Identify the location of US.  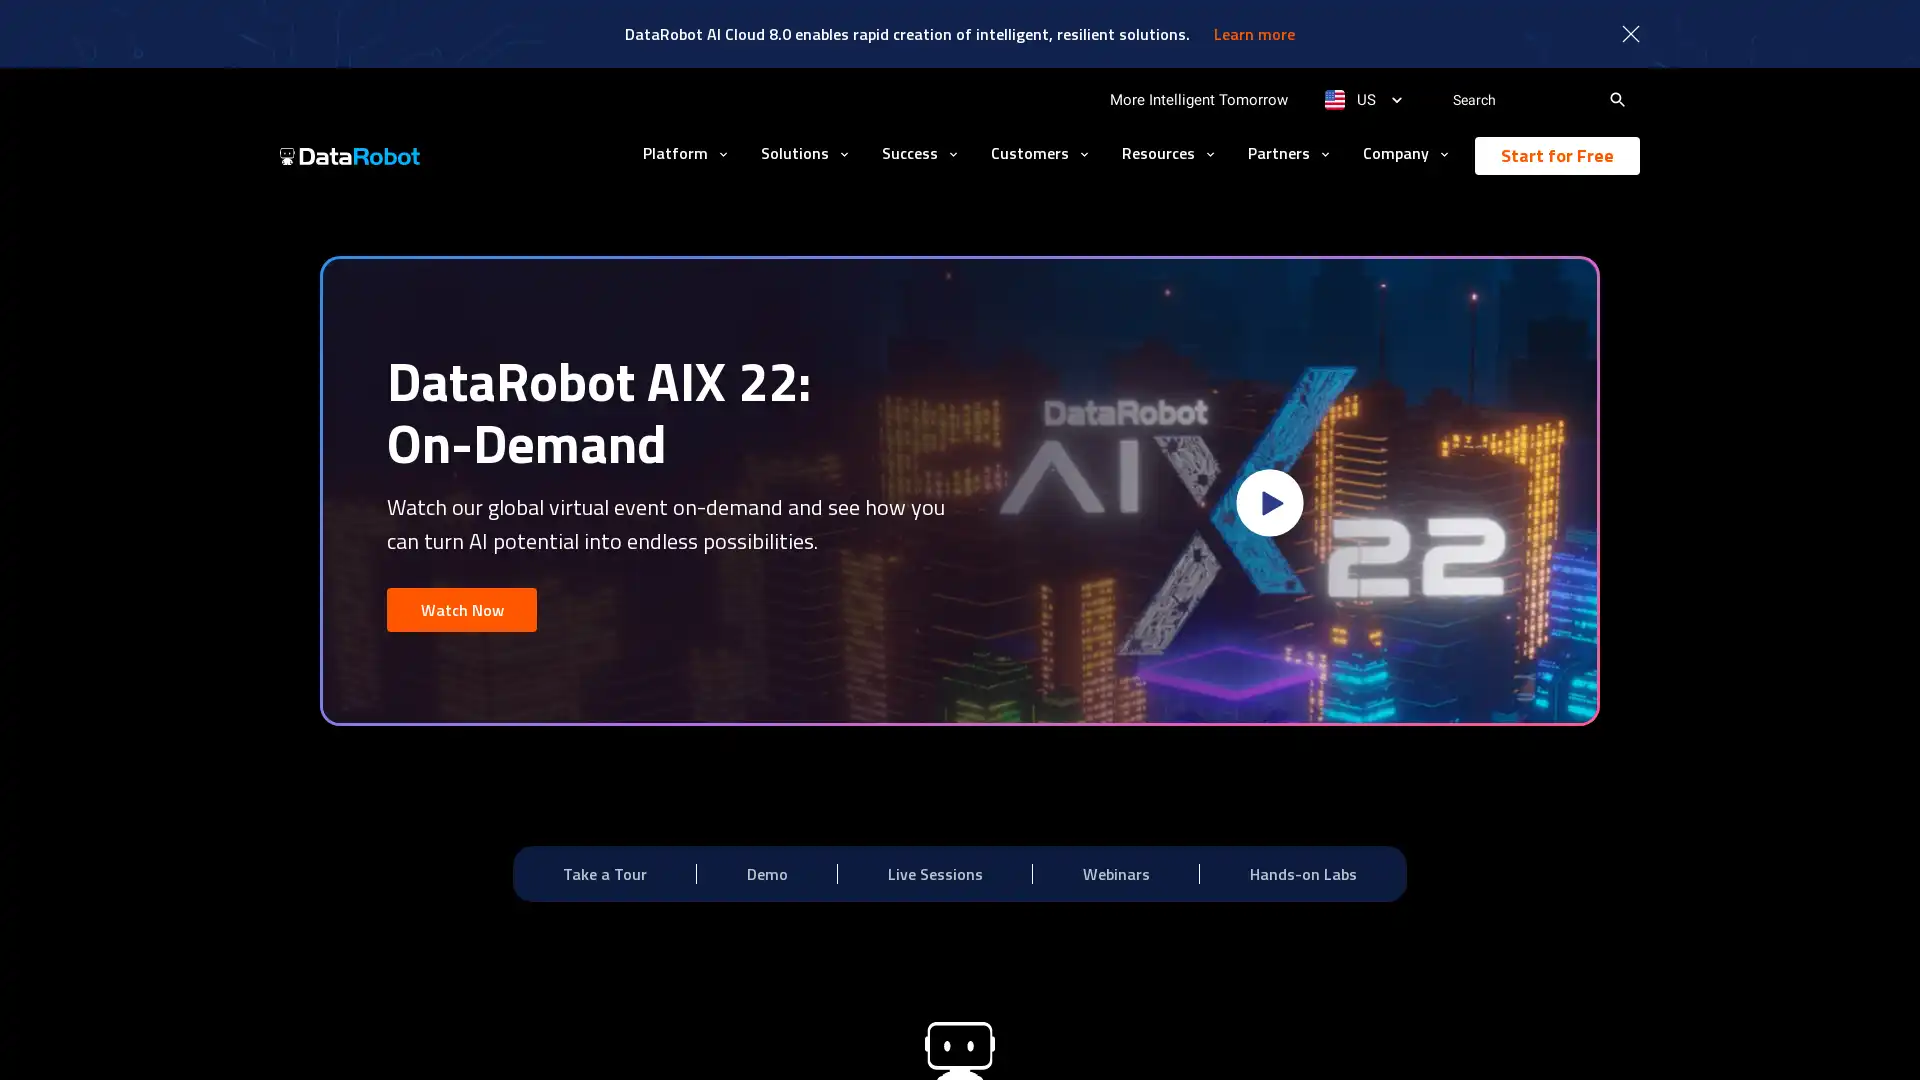
(1362, 100).